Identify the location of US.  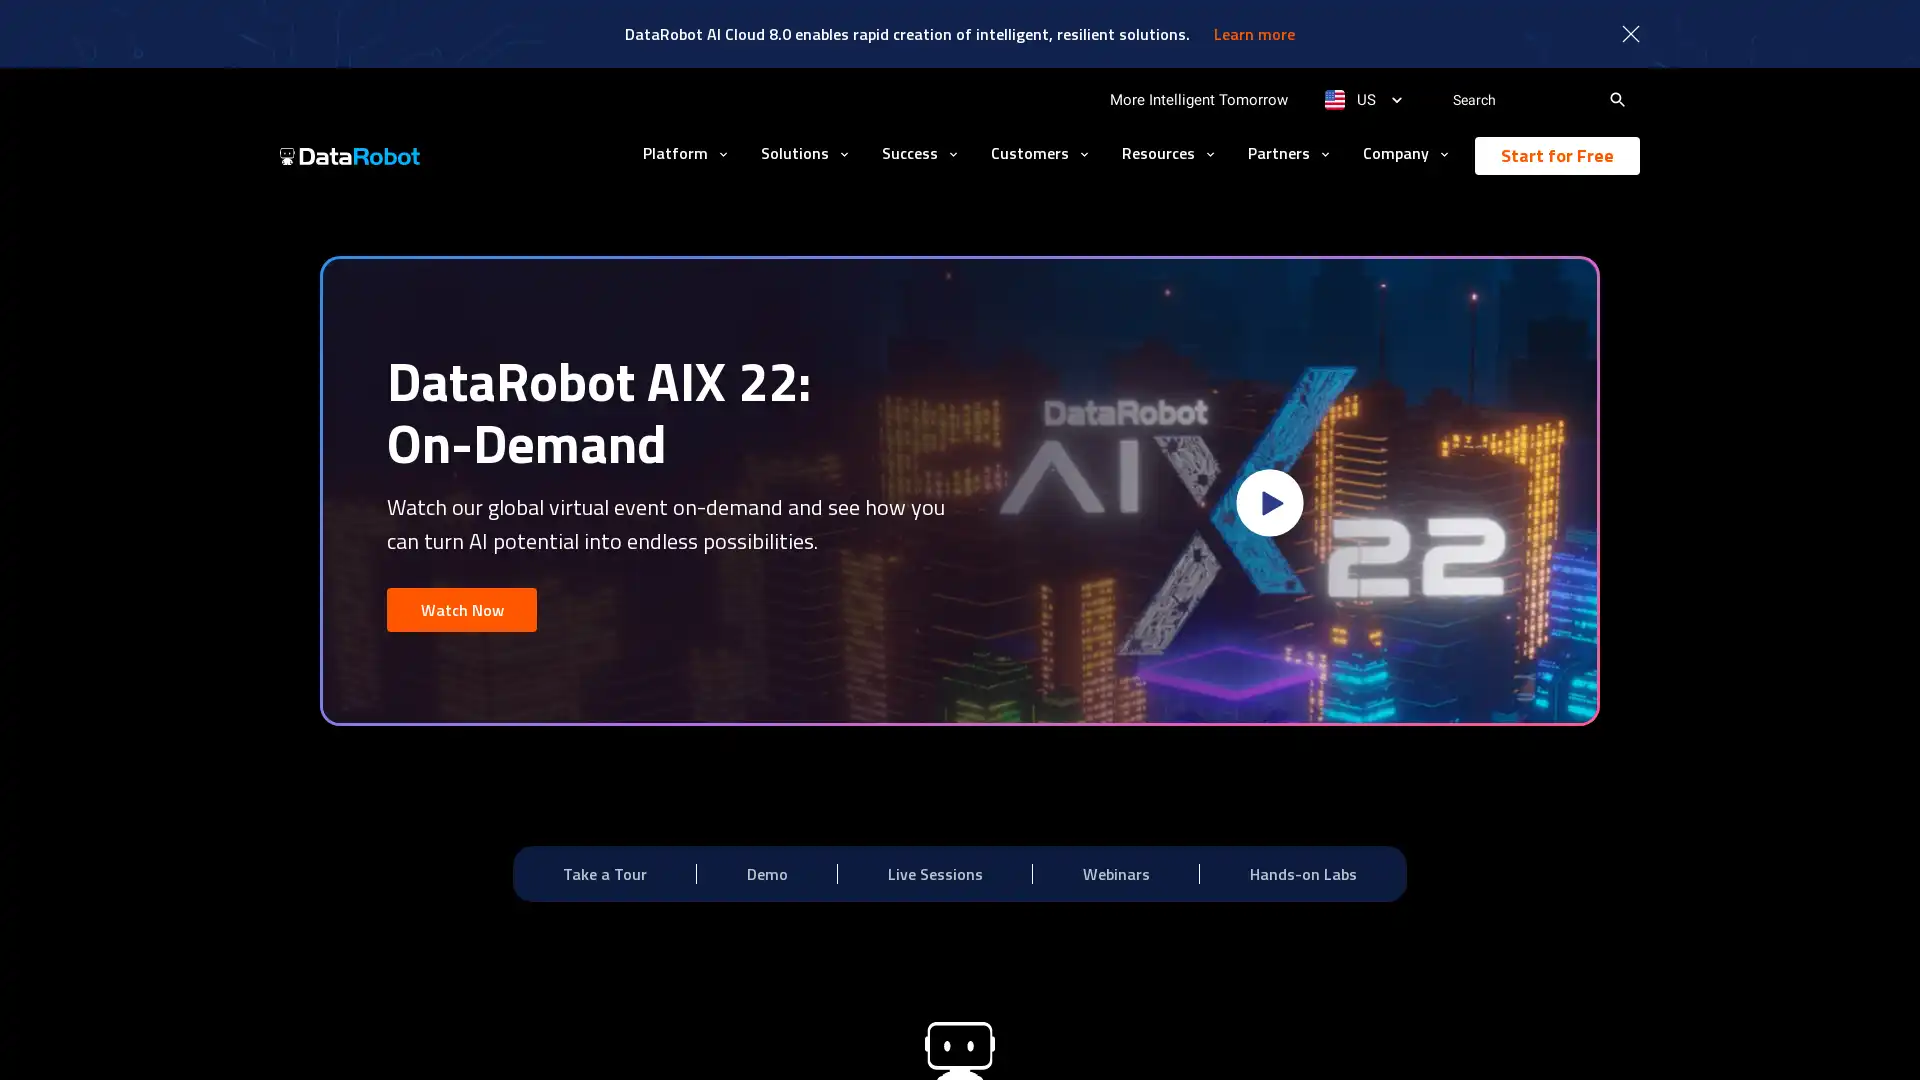
(1362, 100).